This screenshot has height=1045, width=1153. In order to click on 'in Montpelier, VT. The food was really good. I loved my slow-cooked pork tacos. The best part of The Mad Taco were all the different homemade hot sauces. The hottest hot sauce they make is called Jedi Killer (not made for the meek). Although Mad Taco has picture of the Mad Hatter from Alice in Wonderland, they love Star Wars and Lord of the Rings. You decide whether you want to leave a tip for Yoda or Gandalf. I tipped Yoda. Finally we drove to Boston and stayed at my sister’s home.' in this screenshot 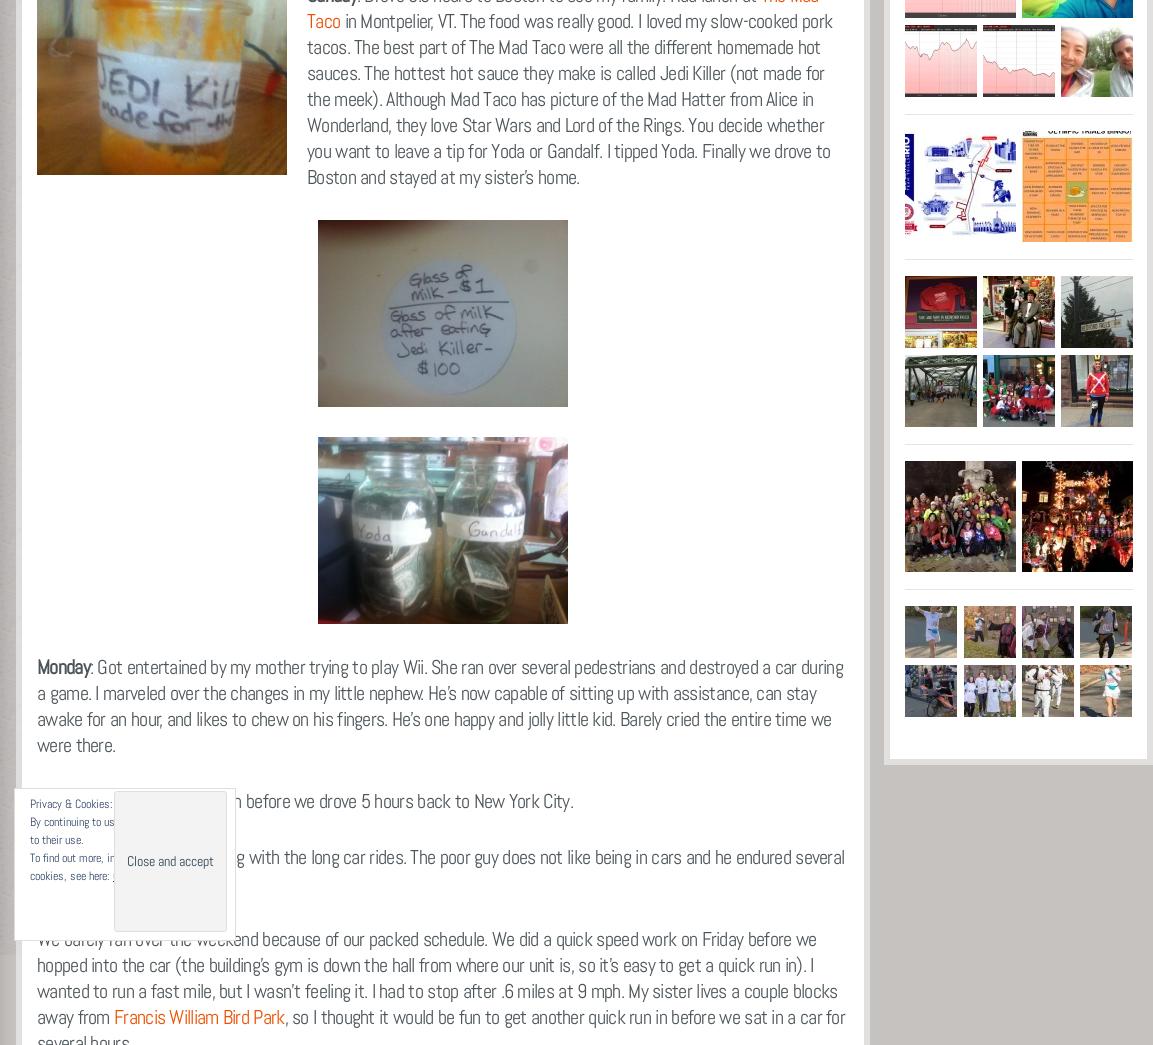, I will do `click(568, 98)`.